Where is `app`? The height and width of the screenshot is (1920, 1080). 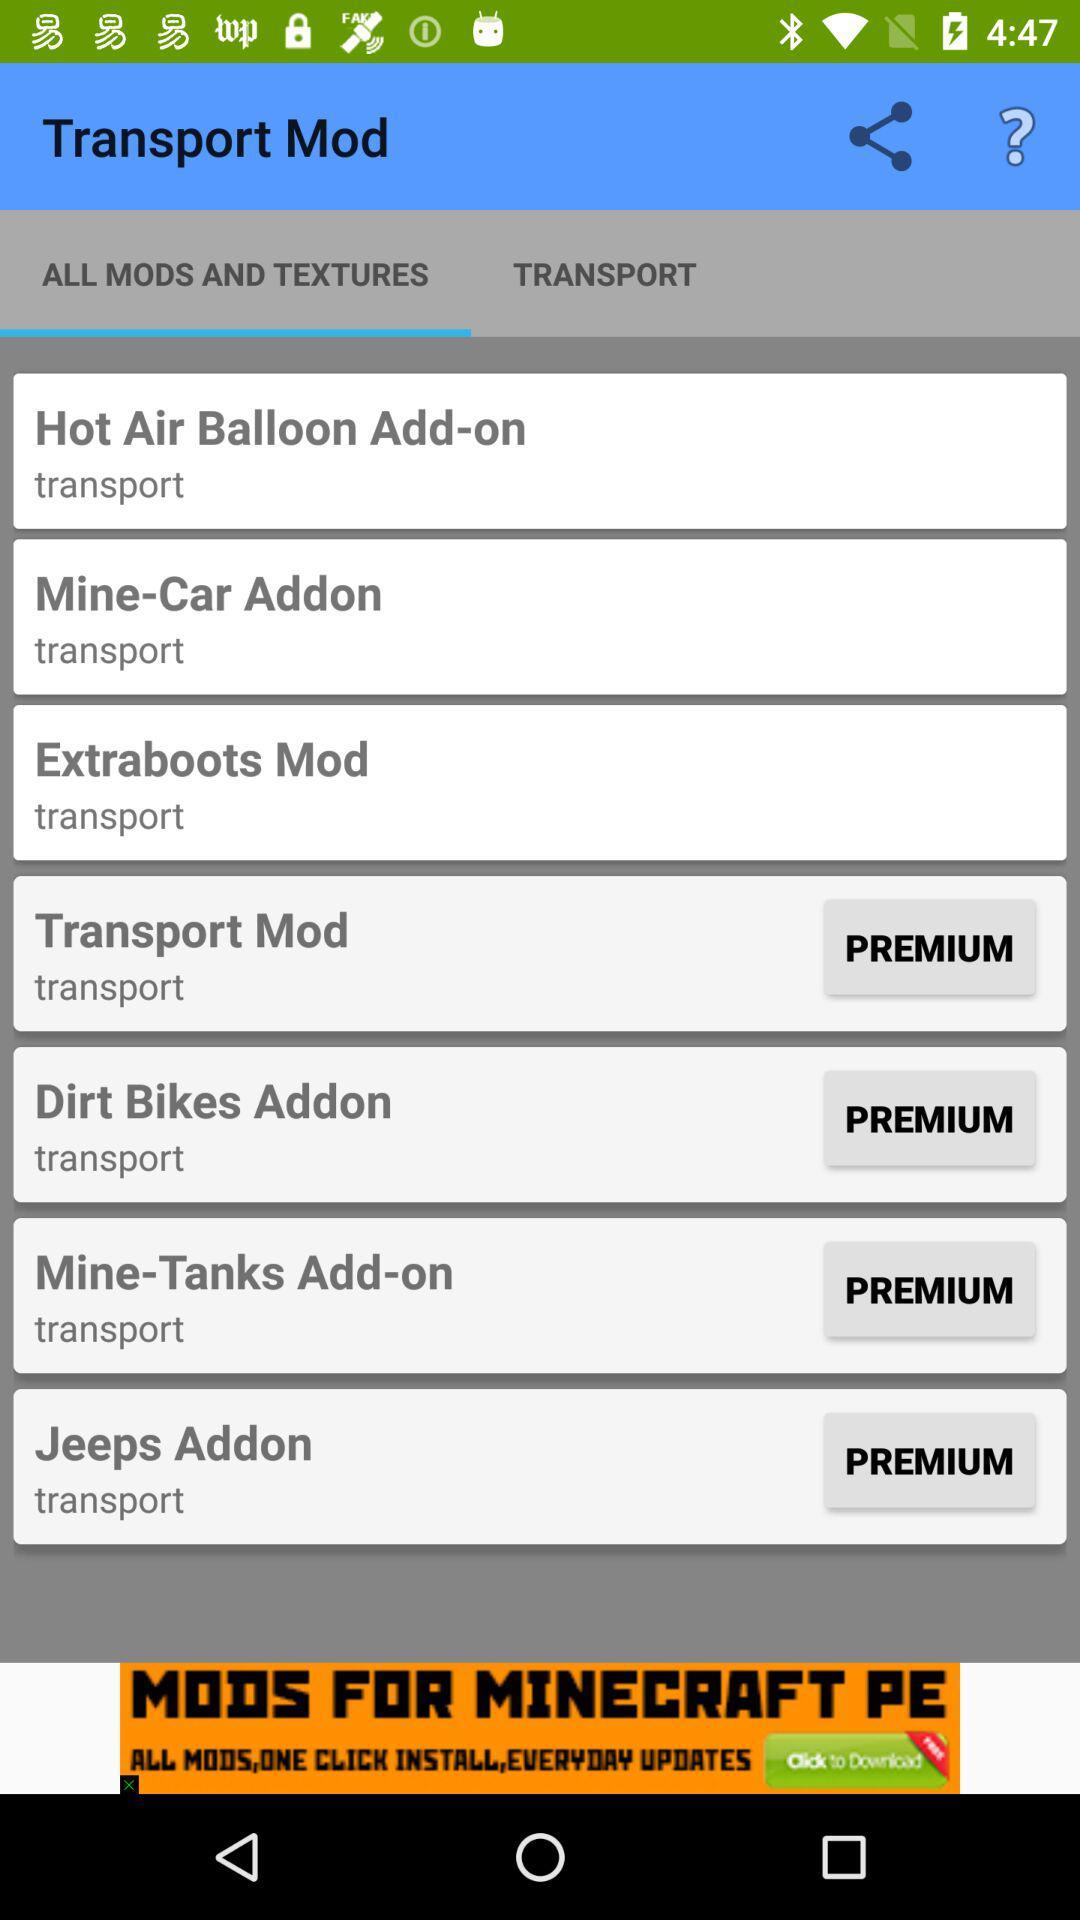
app is located at coordinates (540, 1727).